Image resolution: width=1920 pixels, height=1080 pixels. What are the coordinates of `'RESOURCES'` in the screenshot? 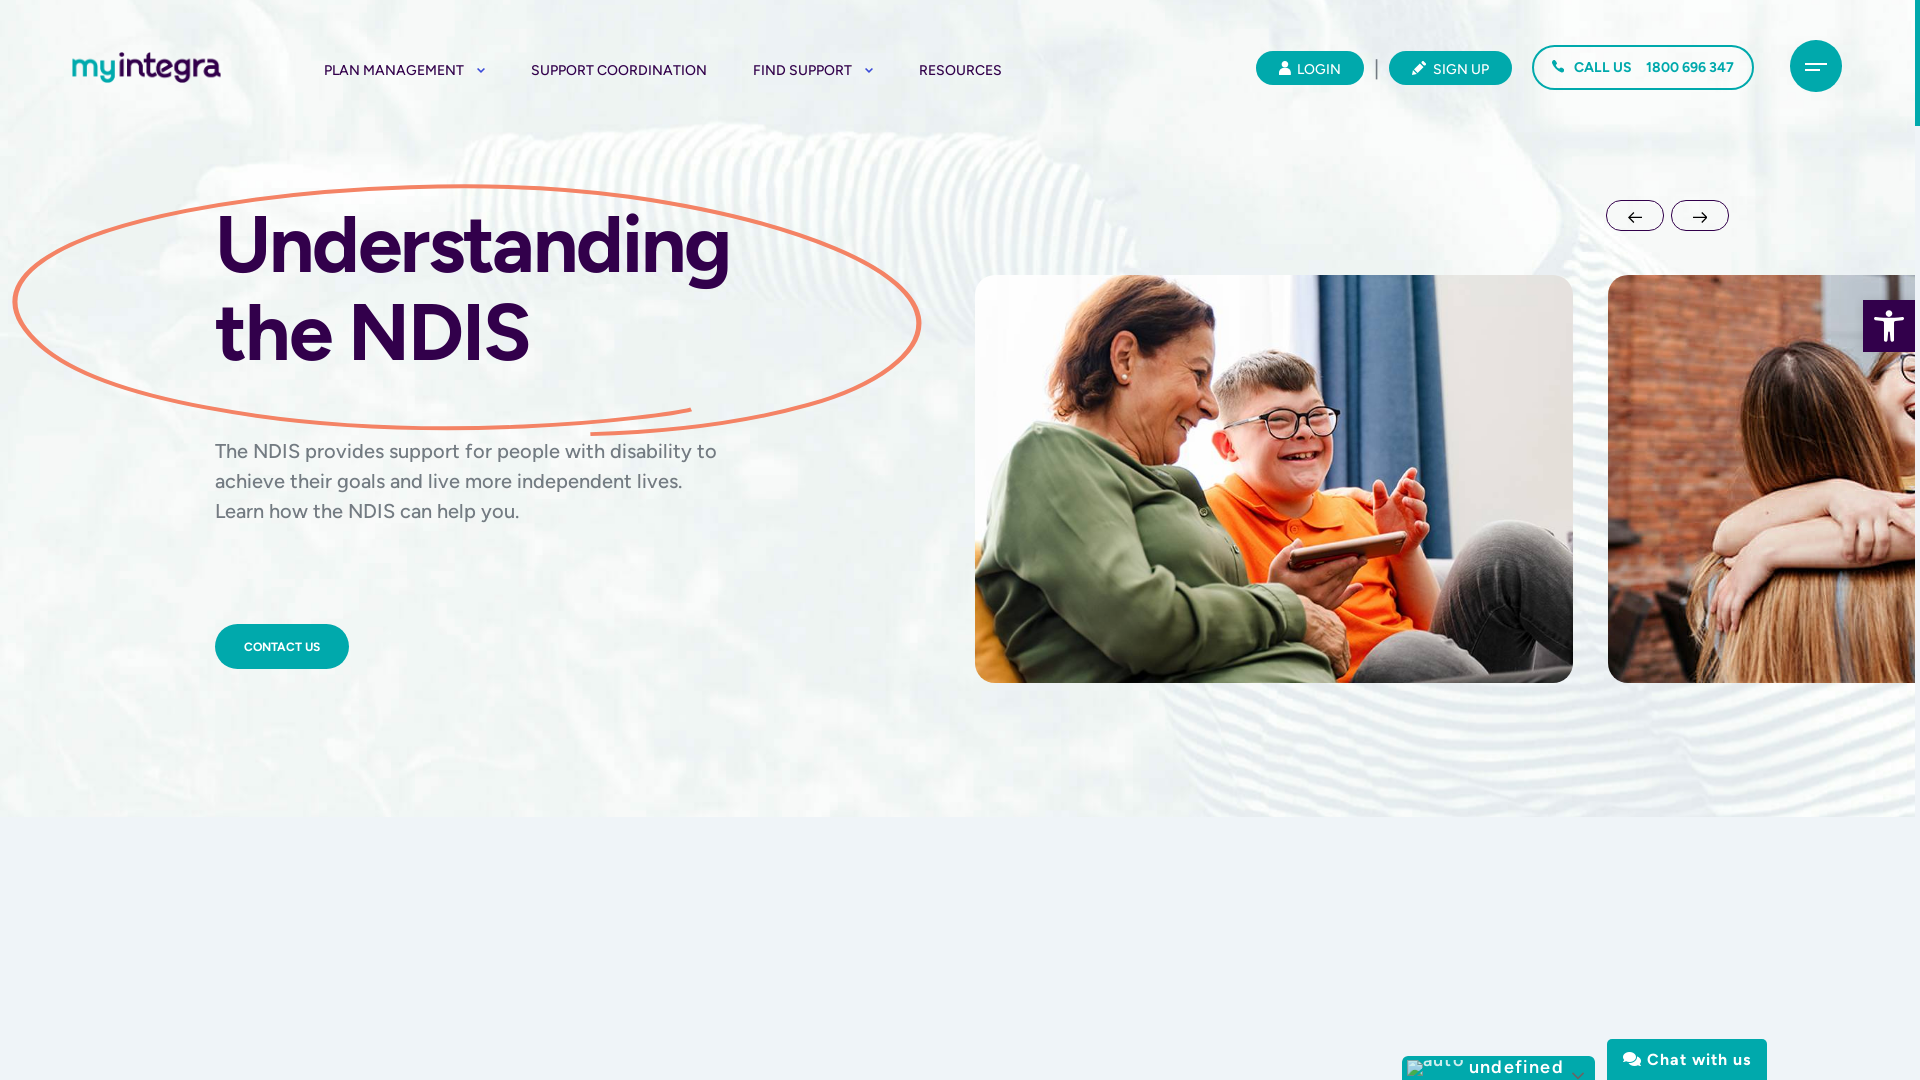 It's located at (960, 69).